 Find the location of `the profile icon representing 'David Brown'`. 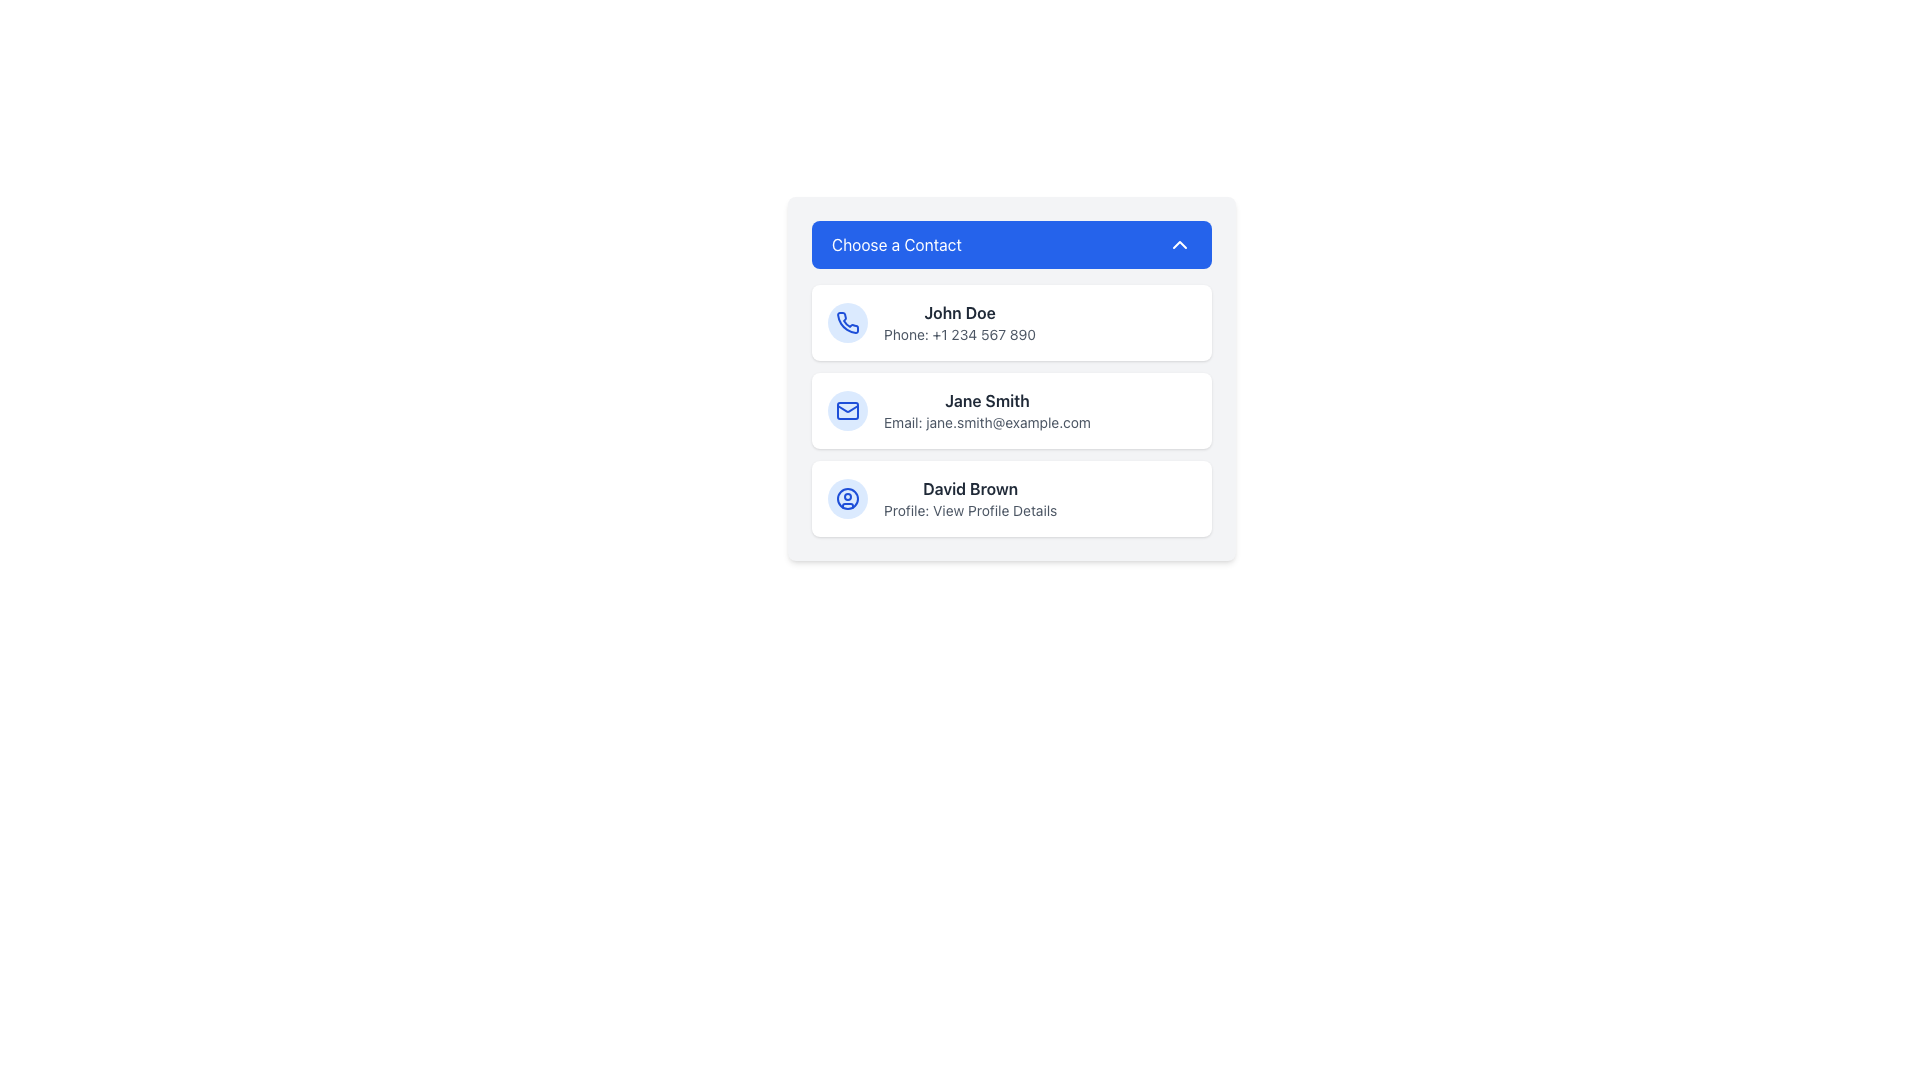

the profile icon representing 'David Brown' is located at coordinates (848, 497).